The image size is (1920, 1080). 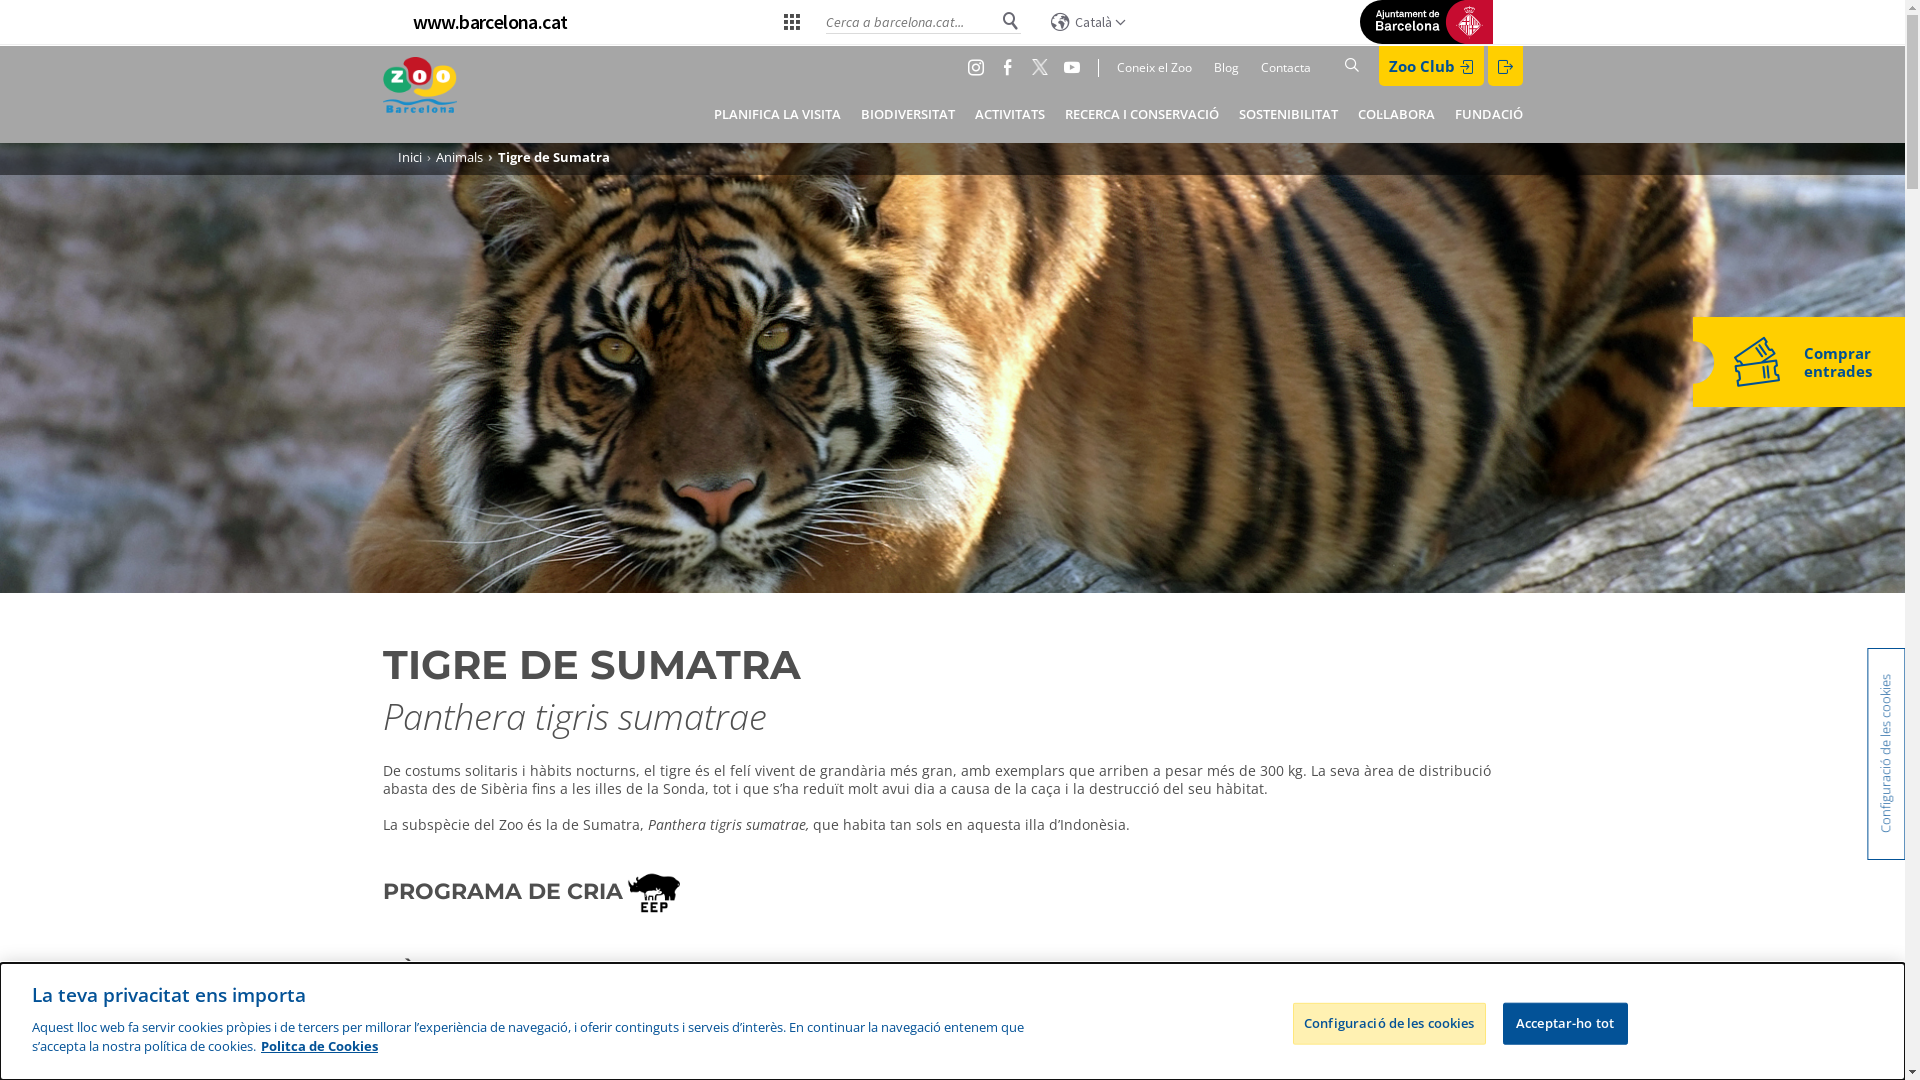 What do you see at coordinates (979, 65) in the screenshot?
I see `'Instagram'` at bounding box center [979, 65].